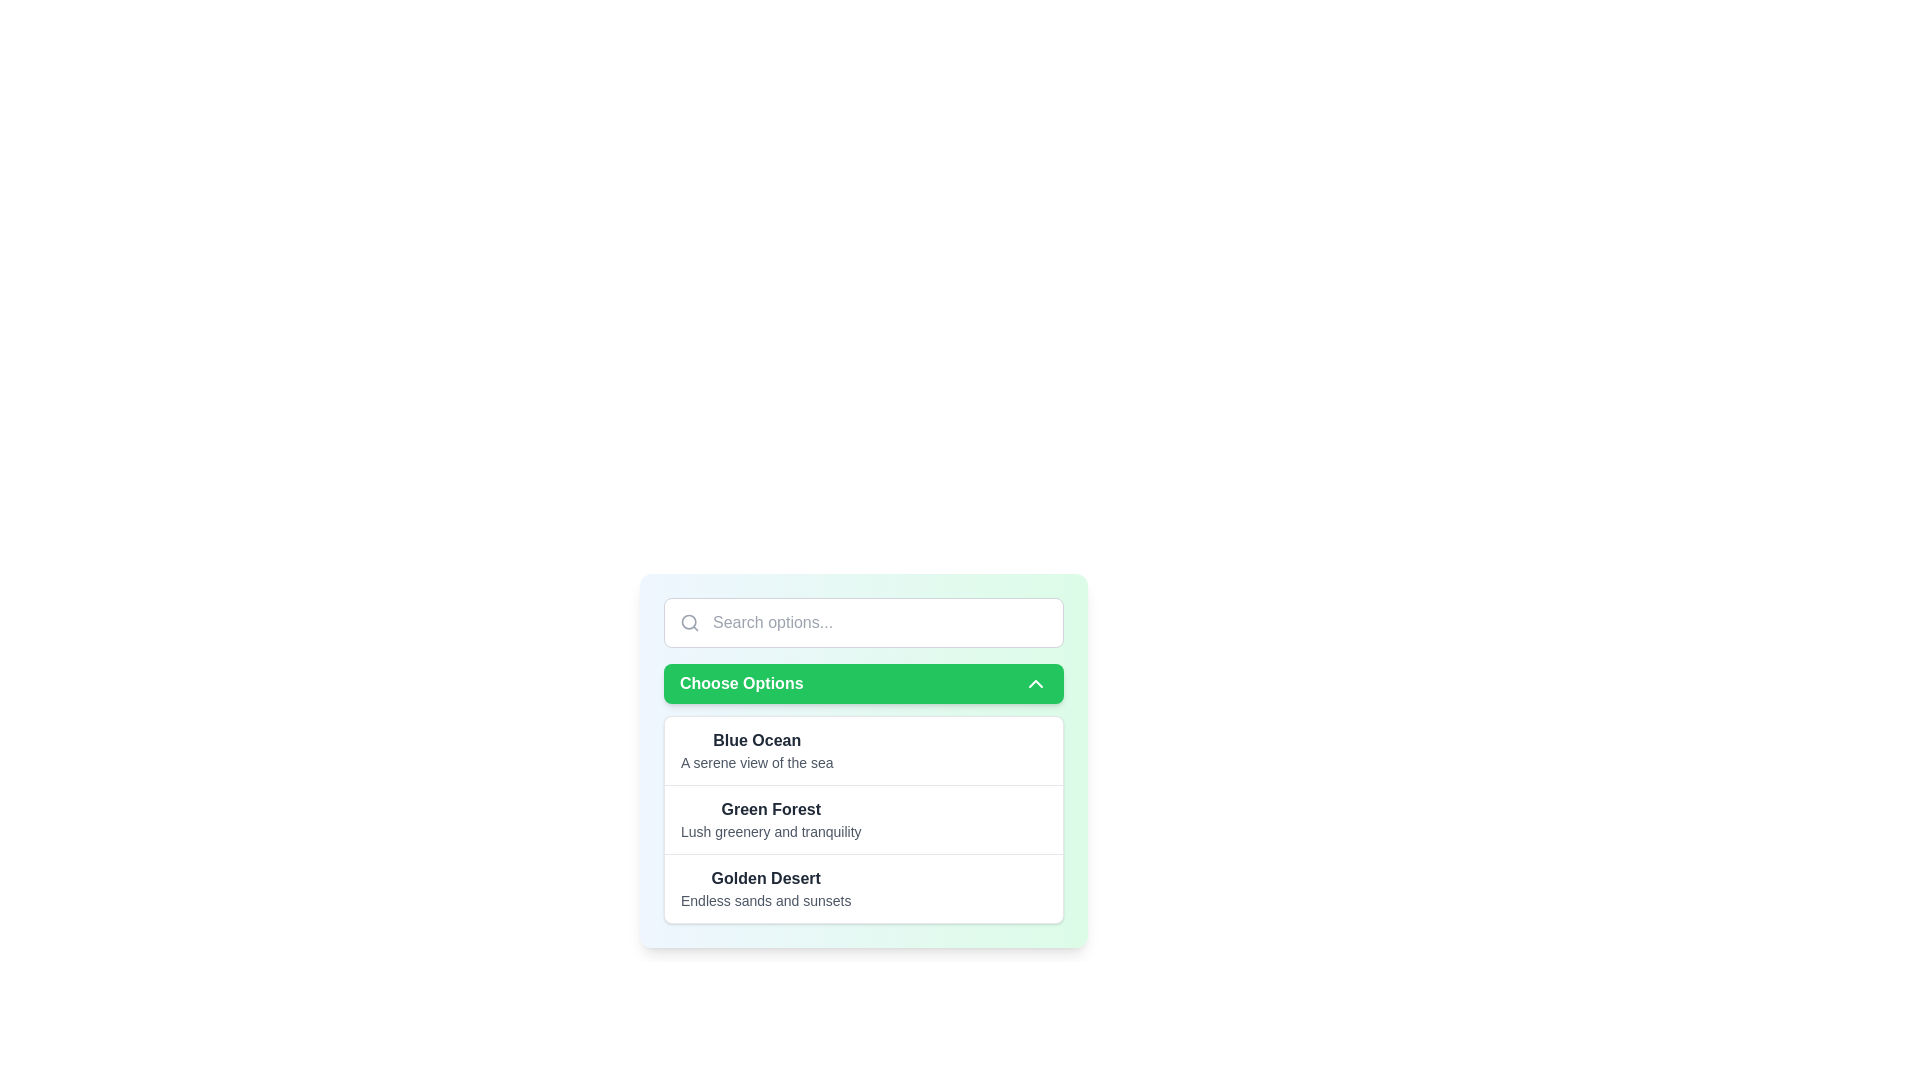 This screenshot has height=1080, width=1920. I want to click on the toggle button located below the search bar and above the options list, so click(864, 682).